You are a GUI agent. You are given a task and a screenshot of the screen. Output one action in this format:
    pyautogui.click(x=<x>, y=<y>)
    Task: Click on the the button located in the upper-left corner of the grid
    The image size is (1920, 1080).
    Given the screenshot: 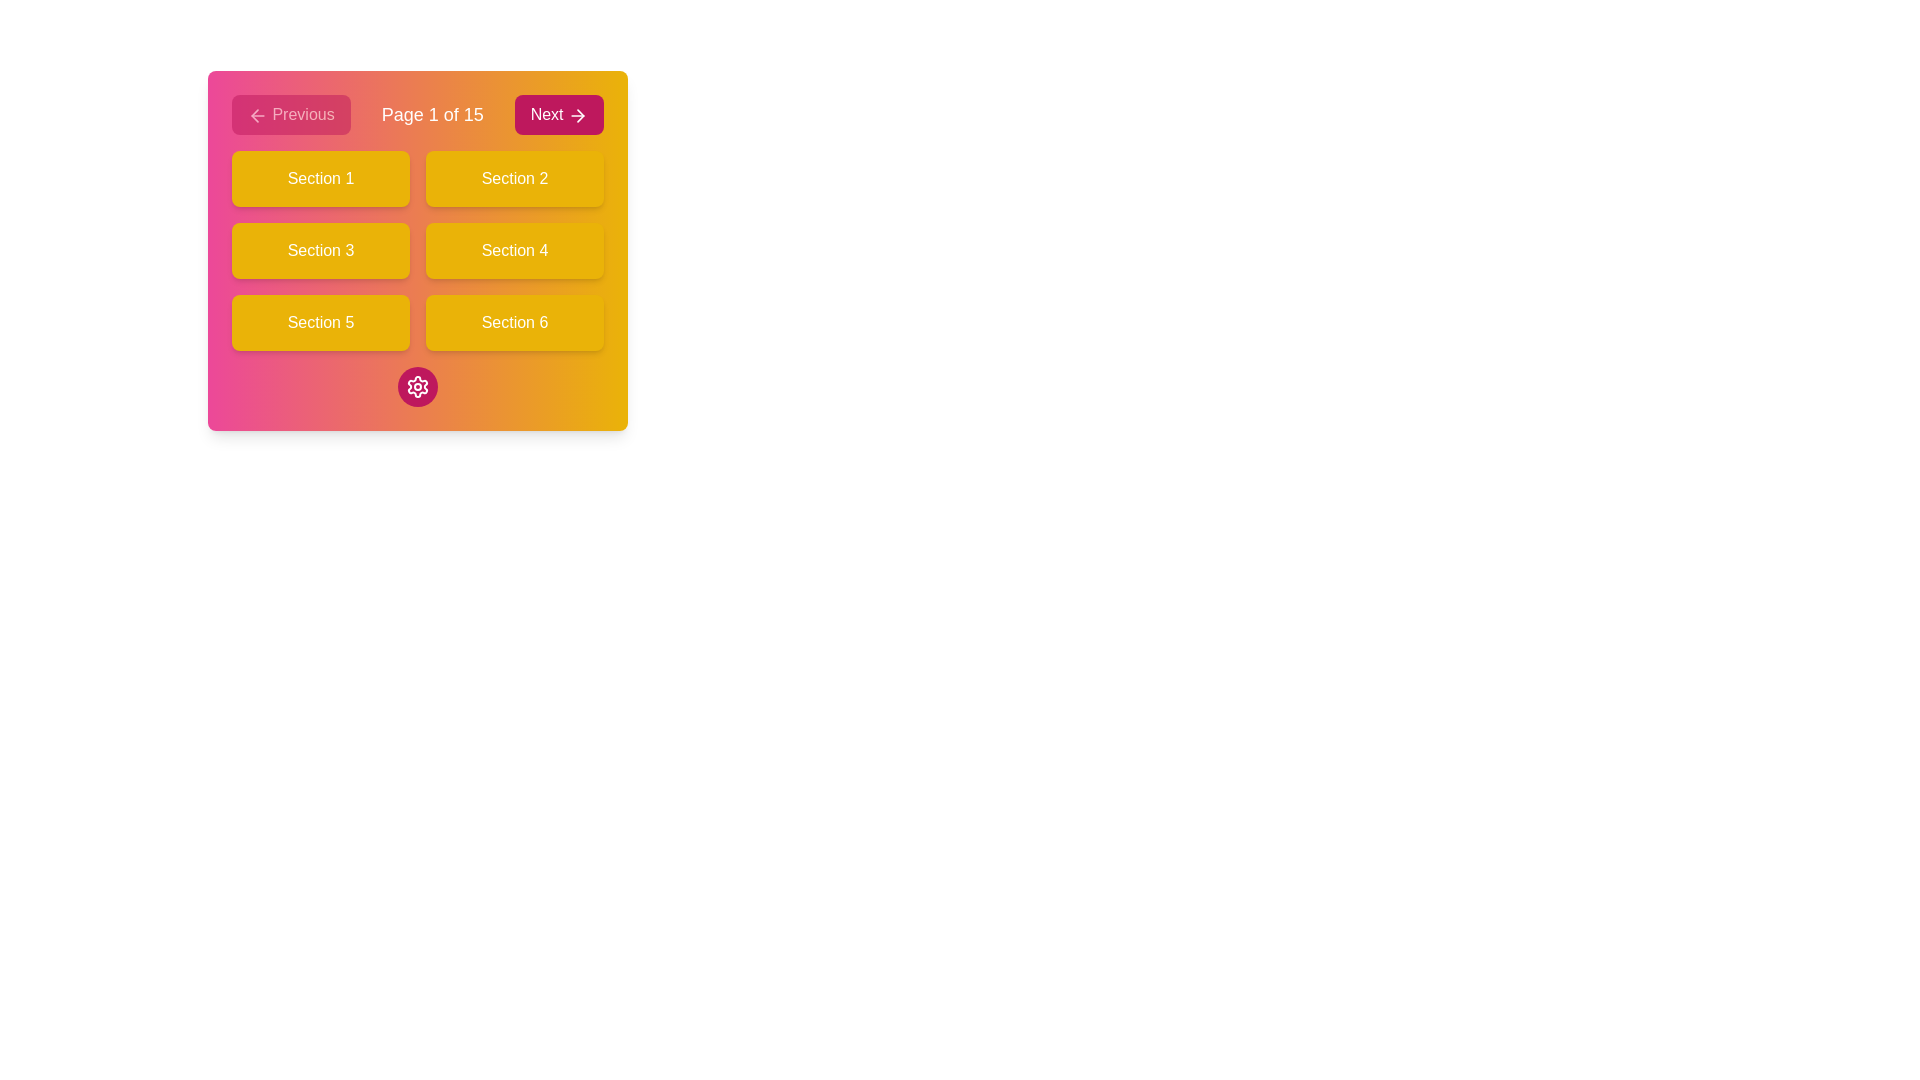 What is the action you would take?
    pyautogui.click(x=321, y=177)
    